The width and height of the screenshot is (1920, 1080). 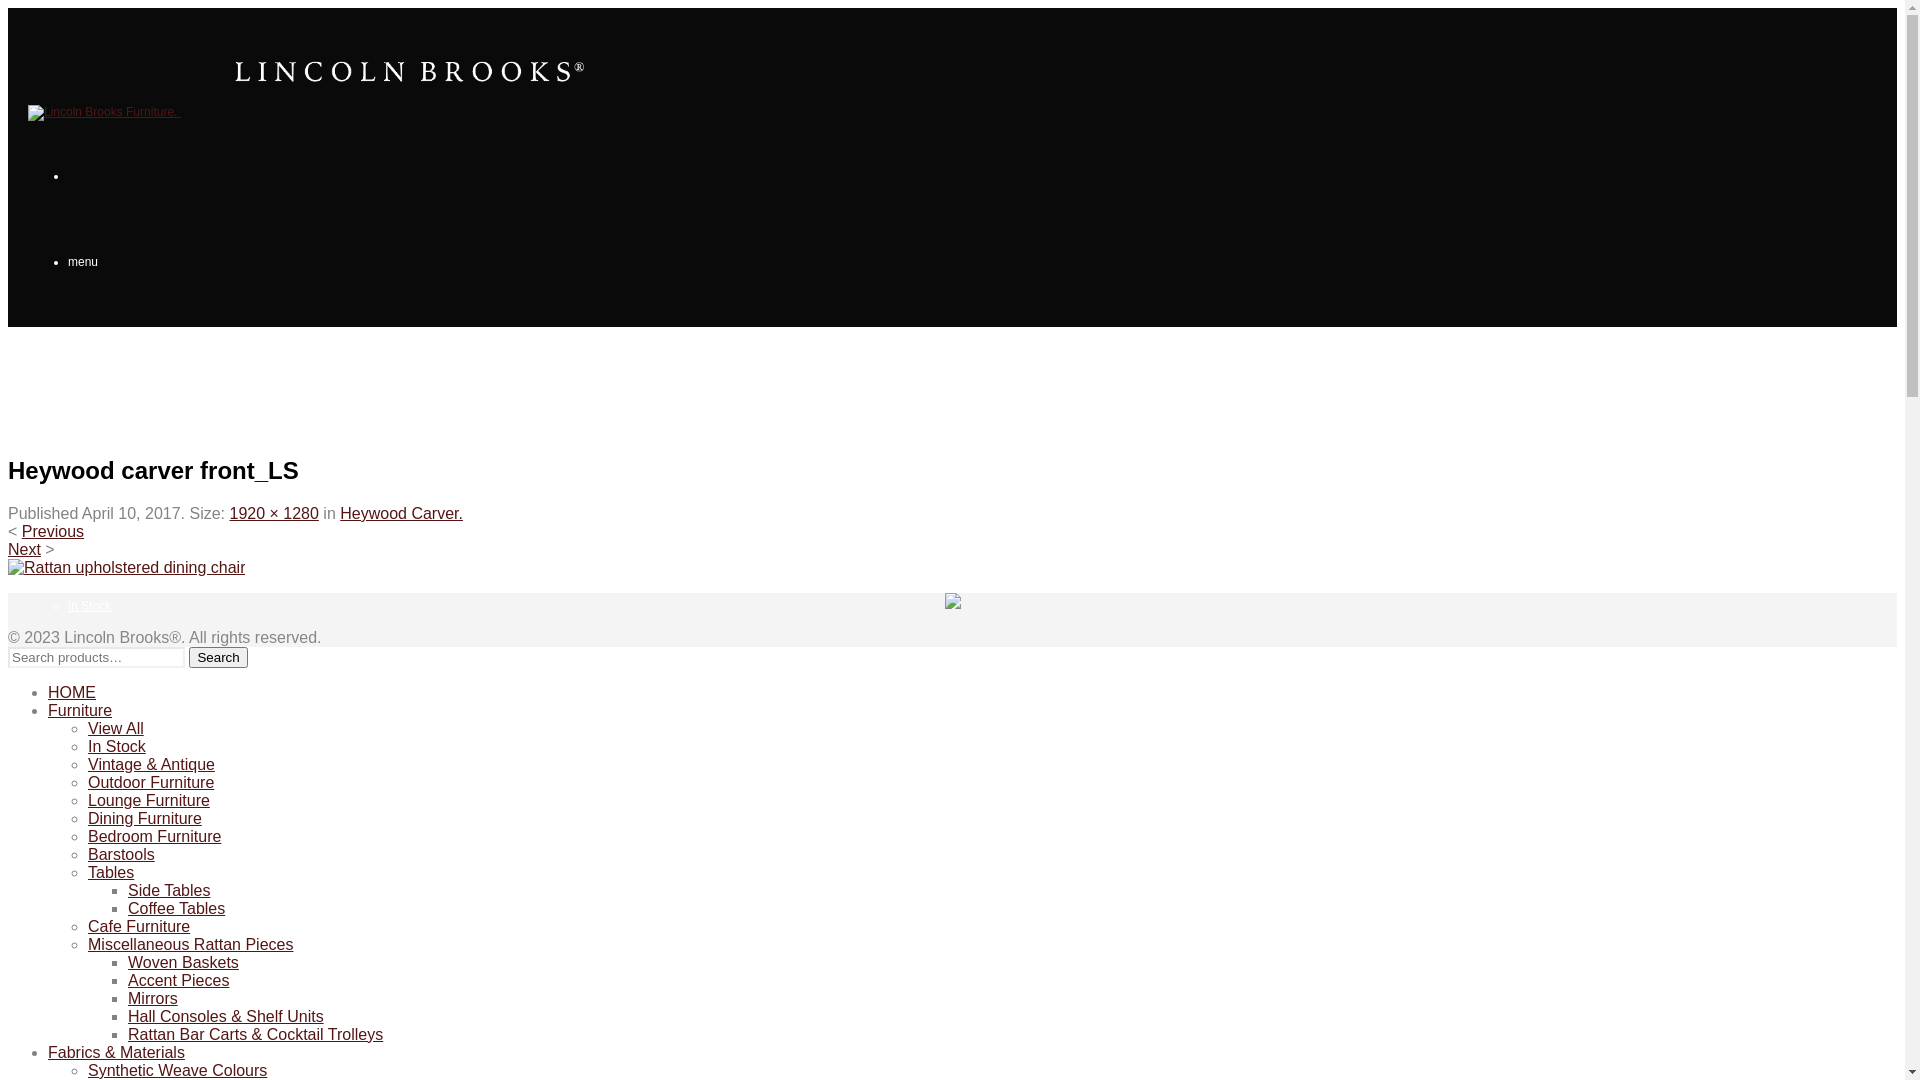 What do you see at coordinates (127, 998) in the screenshot?
I see `'Mirrors'` at bounding box center [127, 998].